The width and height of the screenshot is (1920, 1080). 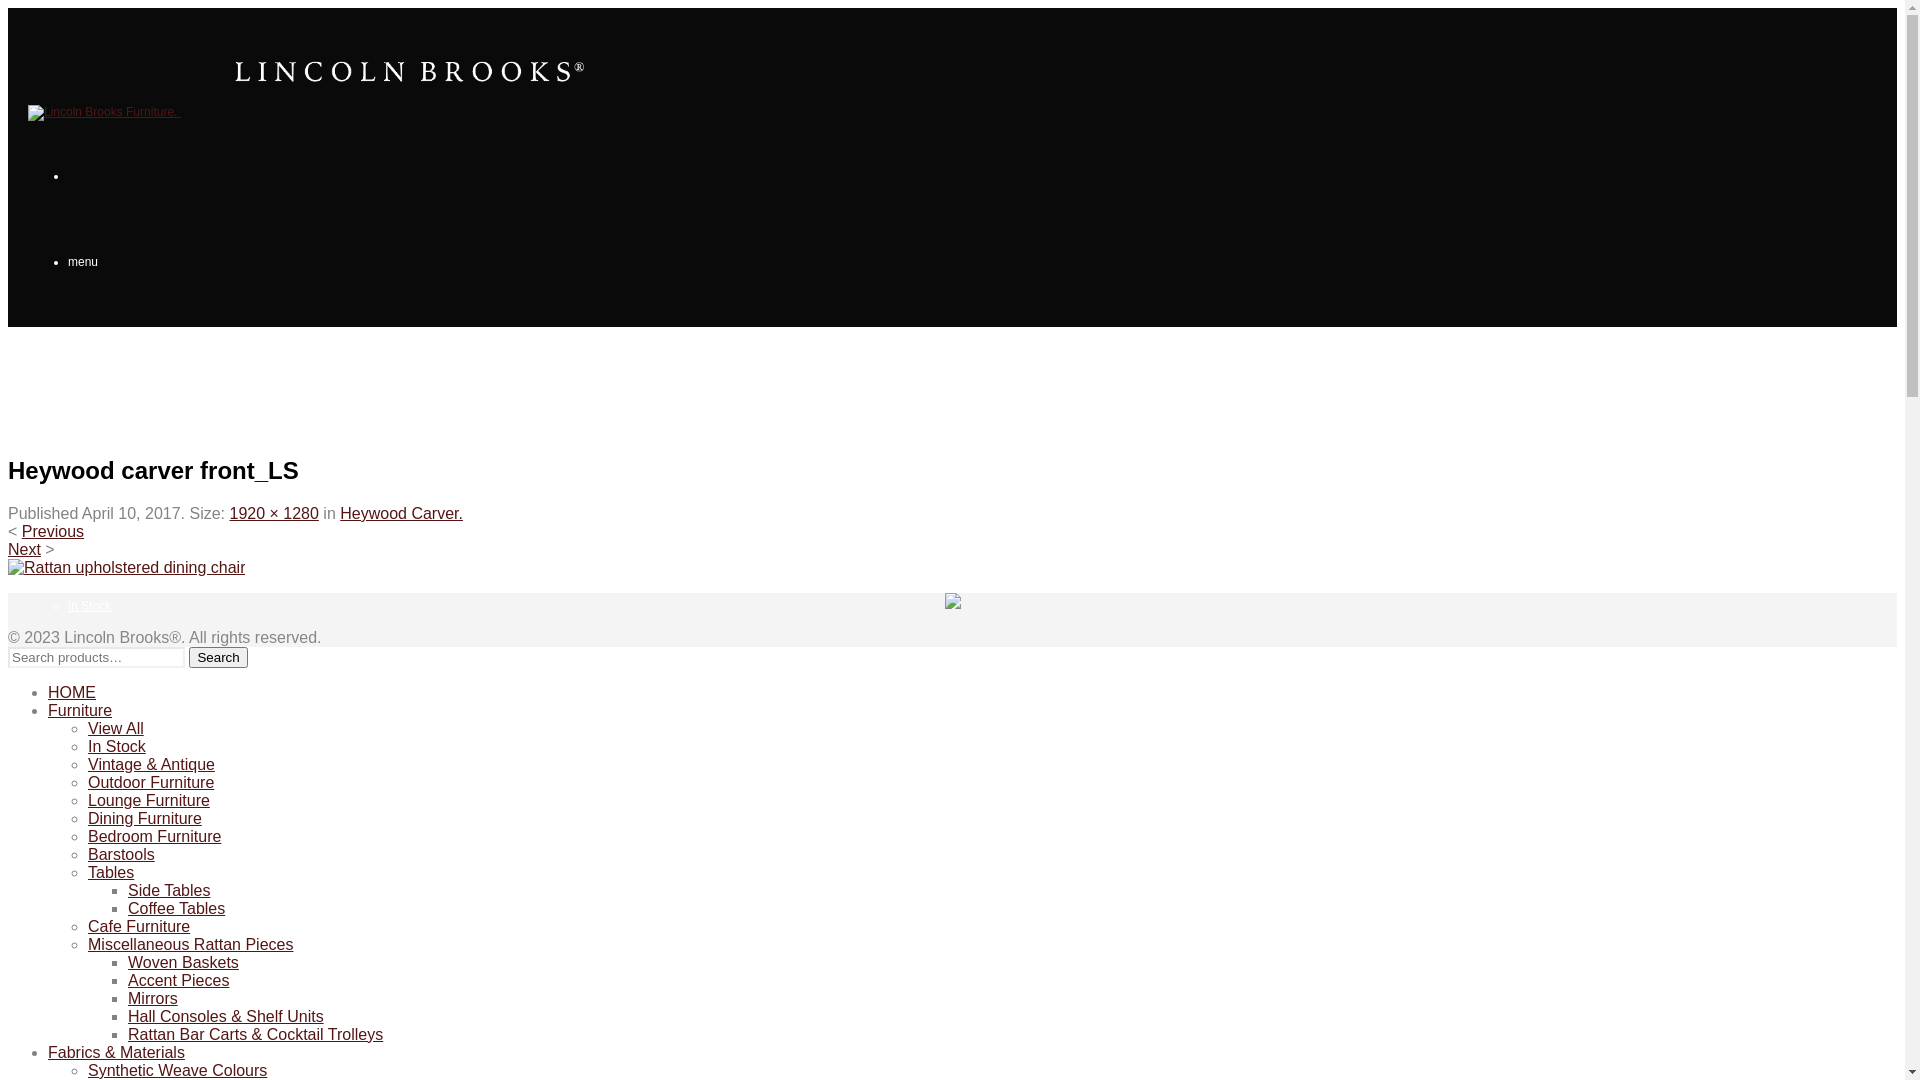 What do you see at coordinates (127, 998) in the screenshot?
I see `'Mirrors'` at bounding box center [127, 998].